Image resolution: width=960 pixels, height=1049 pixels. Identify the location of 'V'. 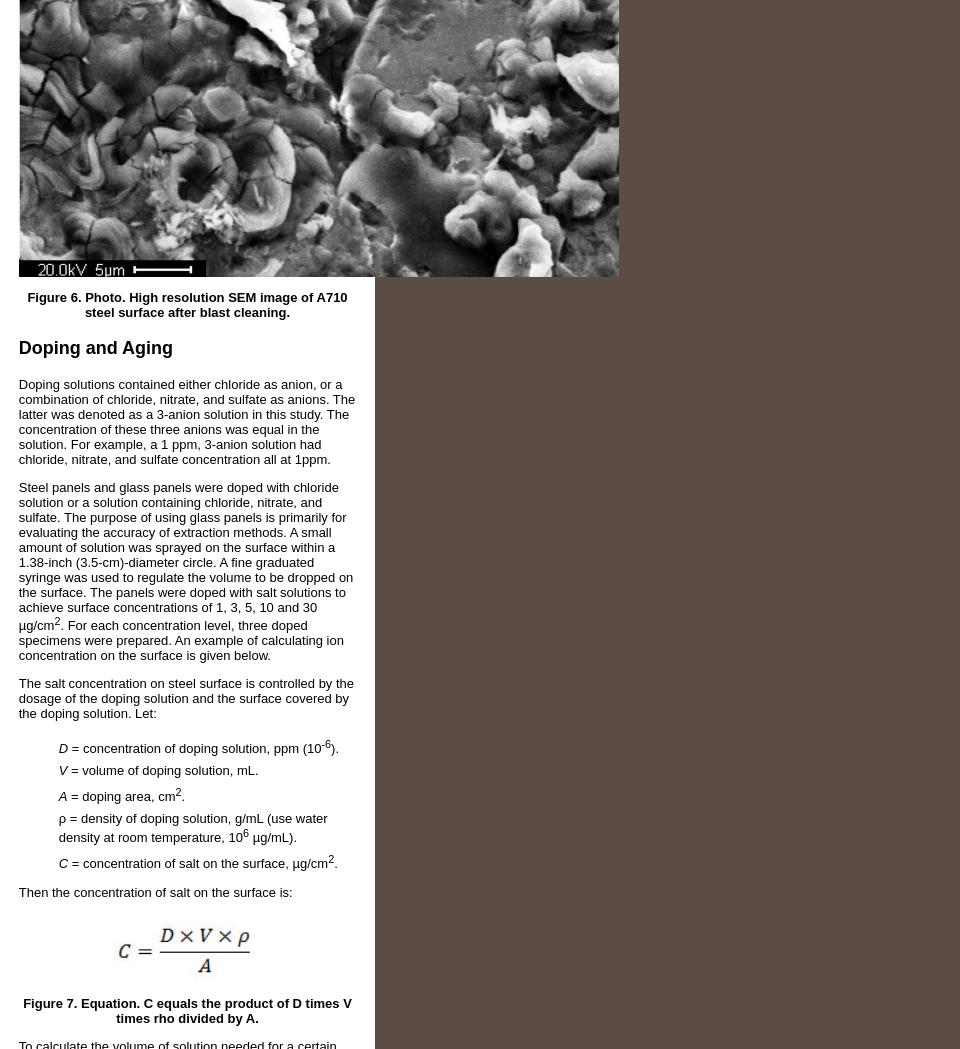
(62, 770).